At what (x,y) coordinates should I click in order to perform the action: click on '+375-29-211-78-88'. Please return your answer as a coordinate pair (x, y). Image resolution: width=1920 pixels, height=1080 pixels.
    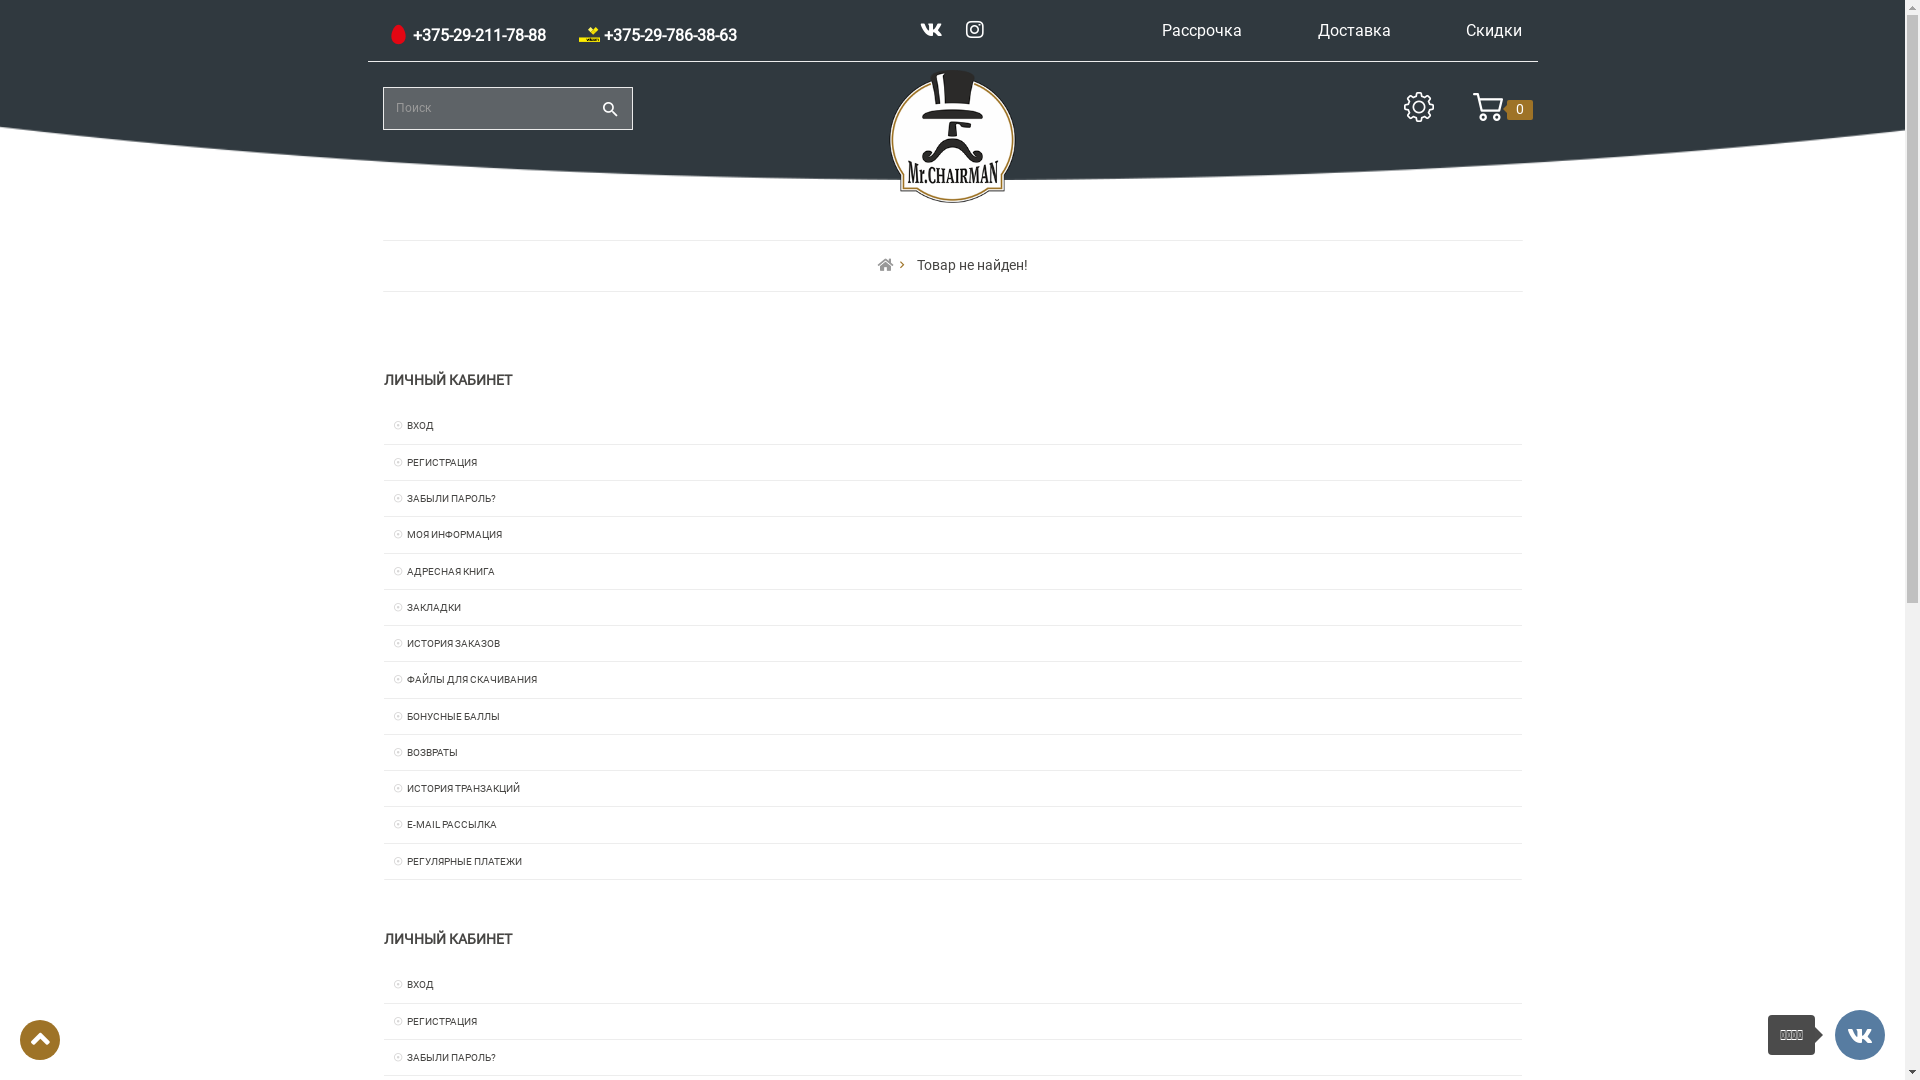
    Looking at the image, I should click on (465, 35).